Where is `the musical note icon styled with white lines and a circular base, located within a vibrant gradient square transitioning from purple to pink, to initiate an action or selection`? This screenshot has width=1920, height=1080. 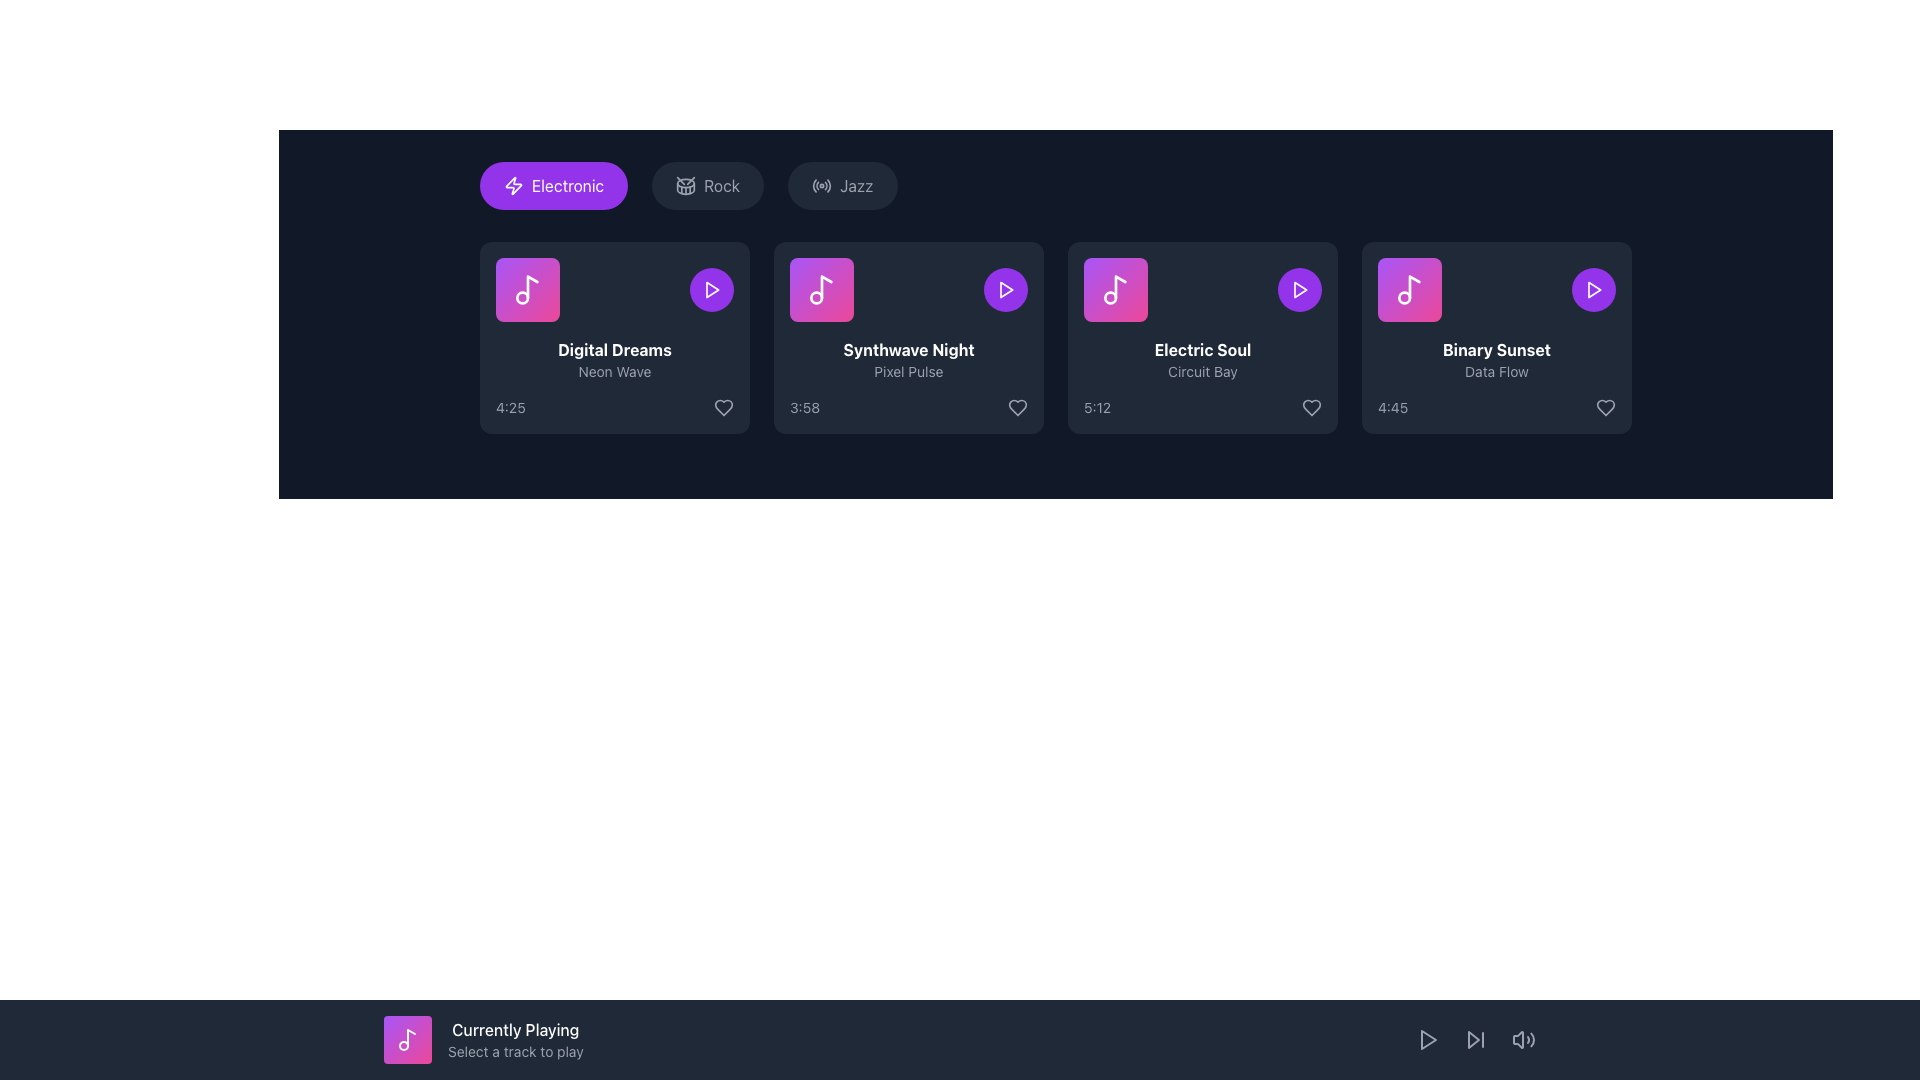
the musical note icon styled with white lines and a circular base, located within a vibrant gradient square transitioning from purple to pink, to initiate an action or selection is located at coordinates (528, 289).